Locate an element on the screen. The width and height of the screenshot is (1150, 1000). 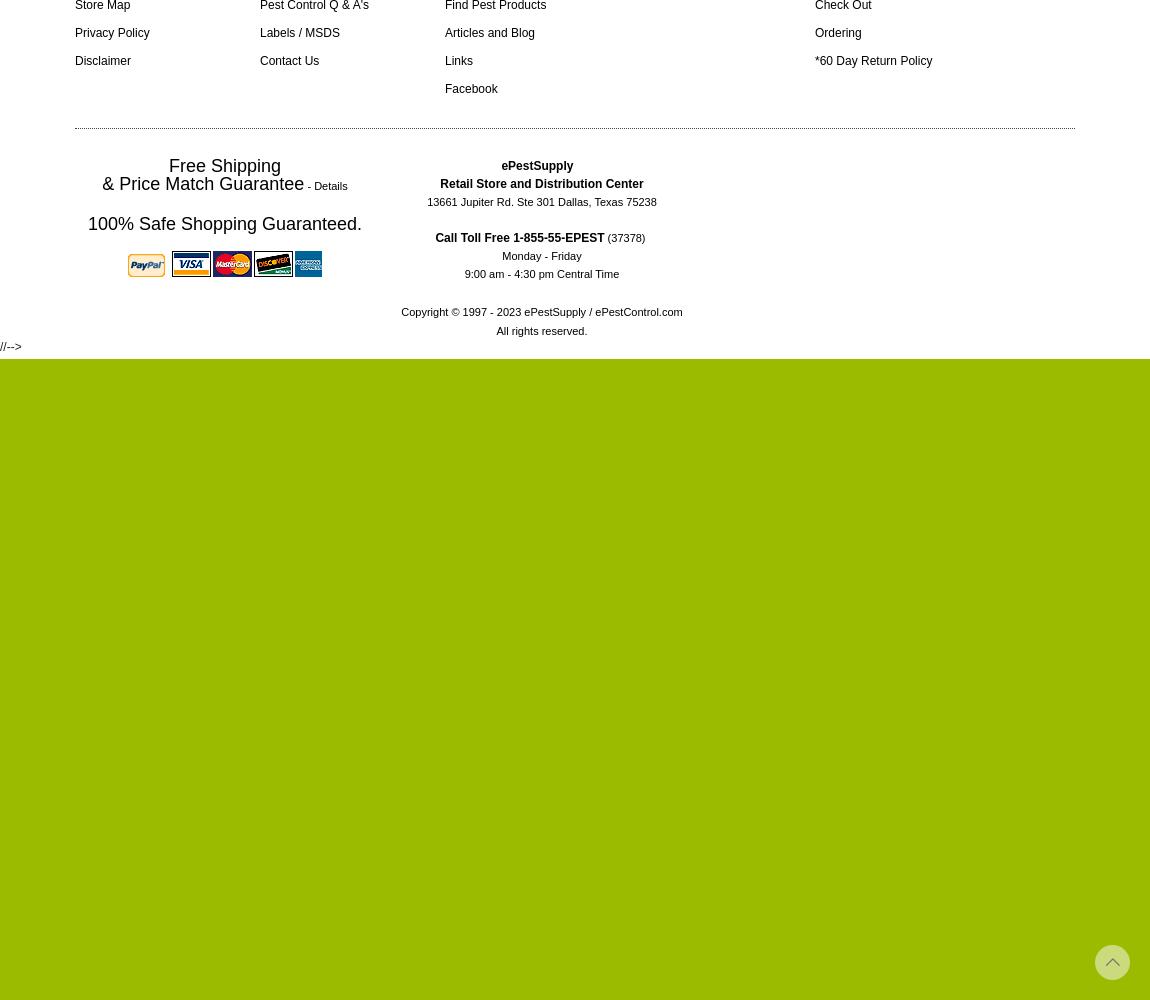
'(37378)' is located at coordinates (602, 237).